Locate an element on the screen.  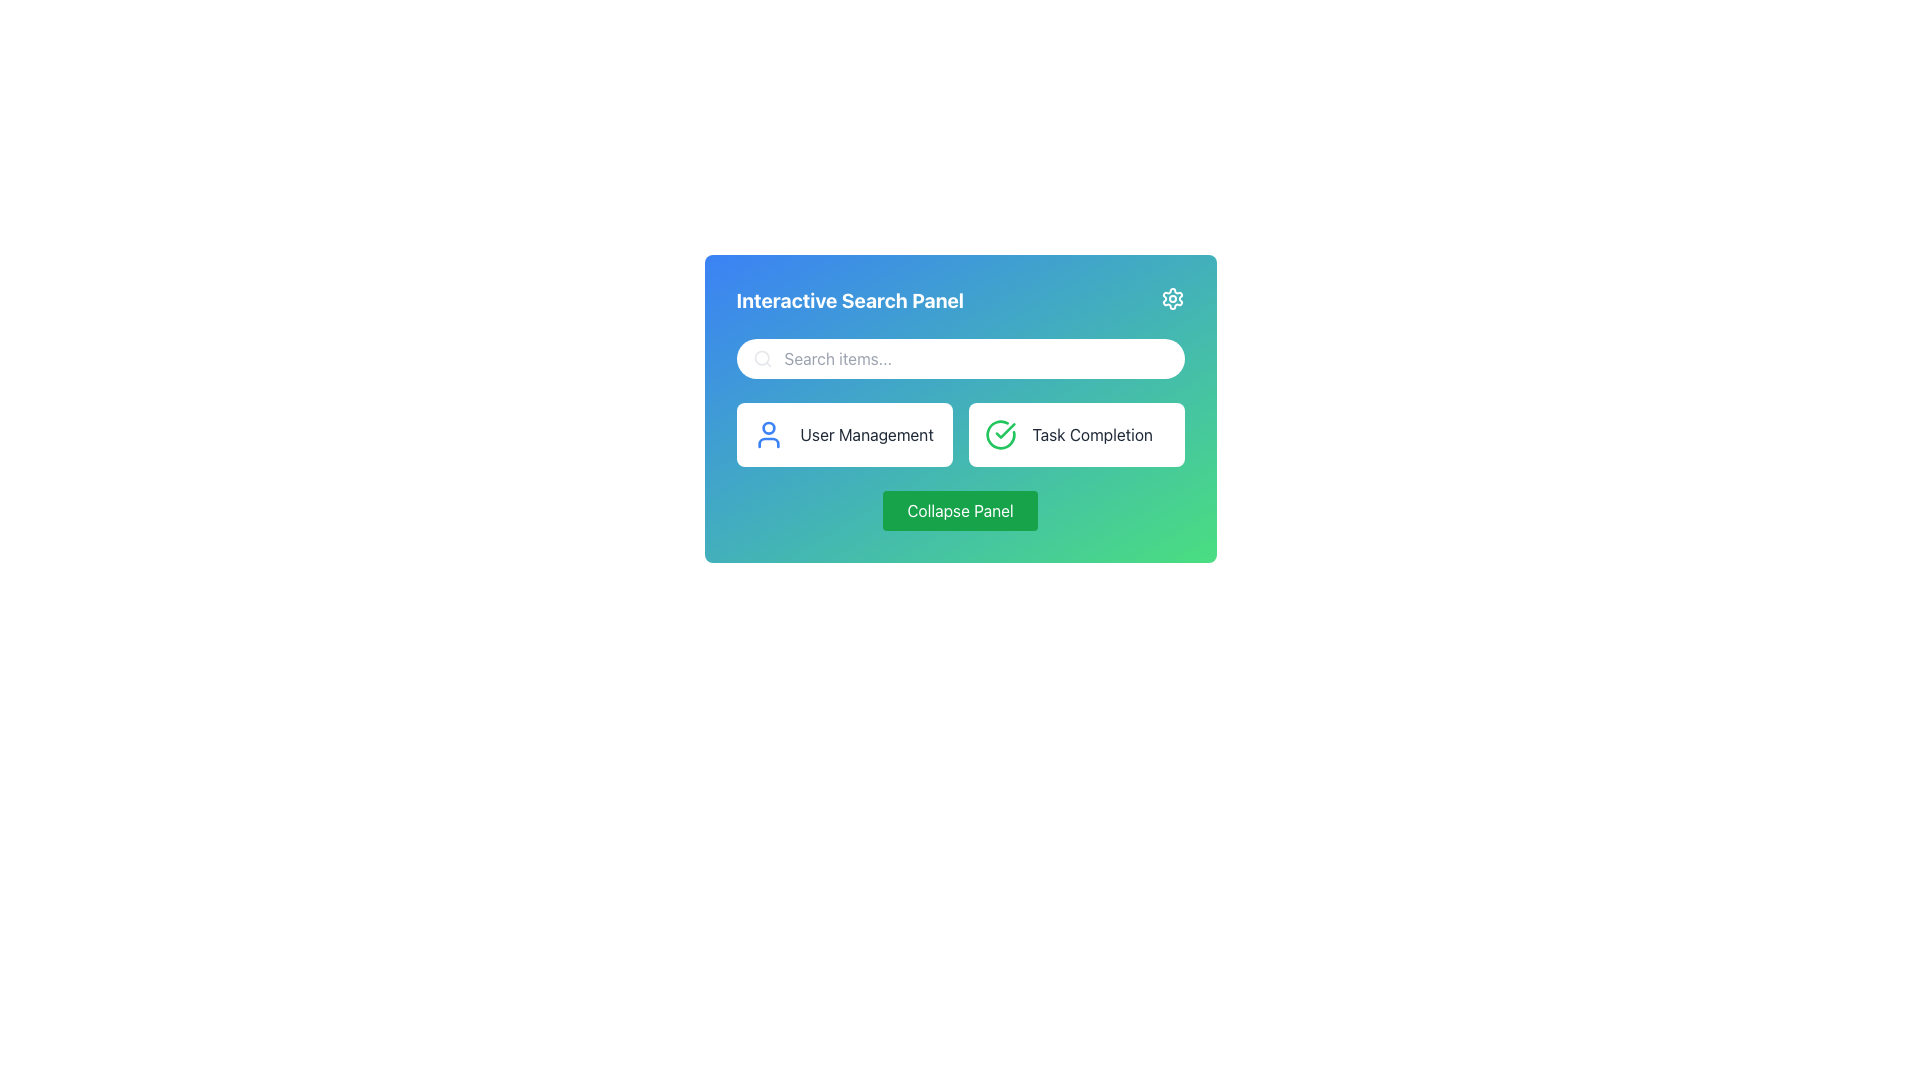
the success indicator icon located to the right of the 'Task Completion' button, which is the second button below the search bar is located at coordinates (1000, 434).